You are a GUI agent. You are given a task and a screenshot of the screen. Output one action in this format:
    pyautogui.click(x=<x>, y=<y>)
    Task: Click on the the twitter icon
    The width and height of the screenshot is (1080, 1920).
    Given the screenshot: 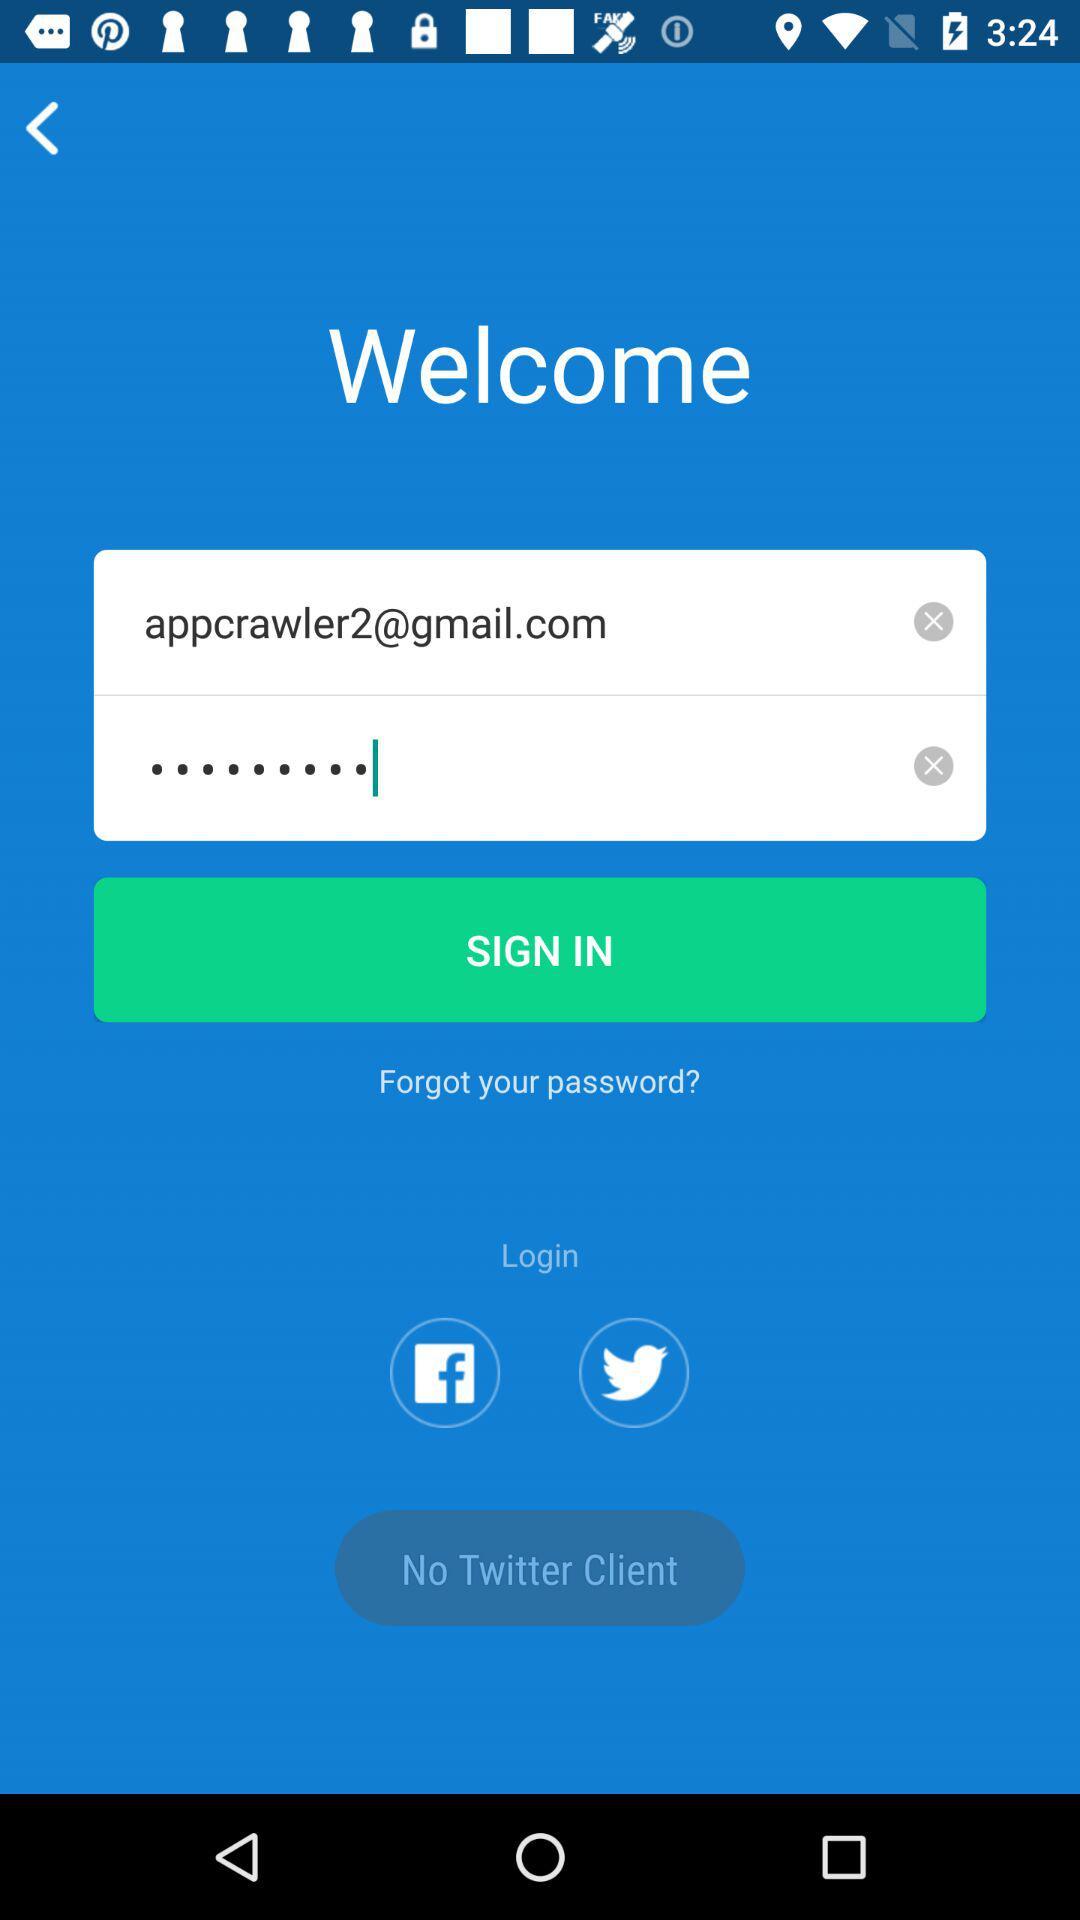 What is the action you would take?
    pyautogui.click(x=634, y=1469)
    